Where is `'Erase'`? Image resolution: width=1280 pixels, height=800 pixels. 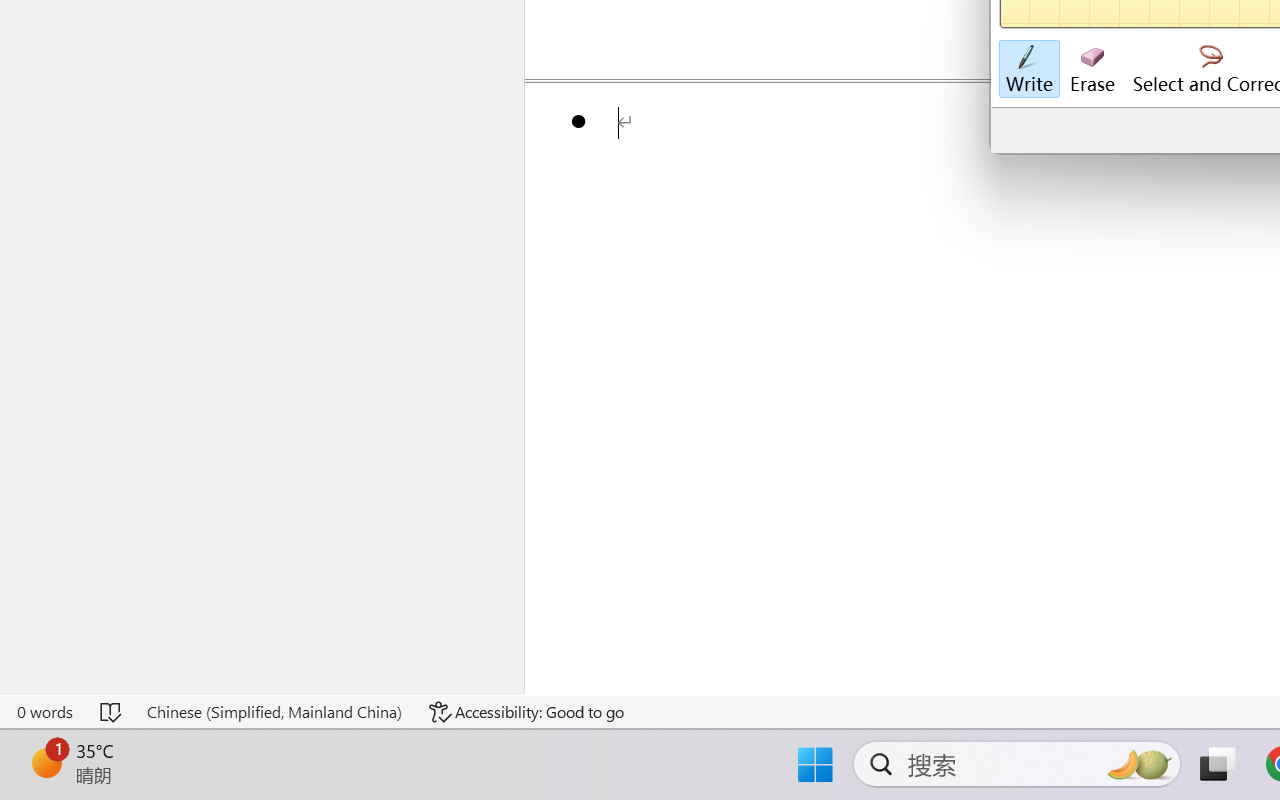
'Erase' is located at coordinates (1091, 69).